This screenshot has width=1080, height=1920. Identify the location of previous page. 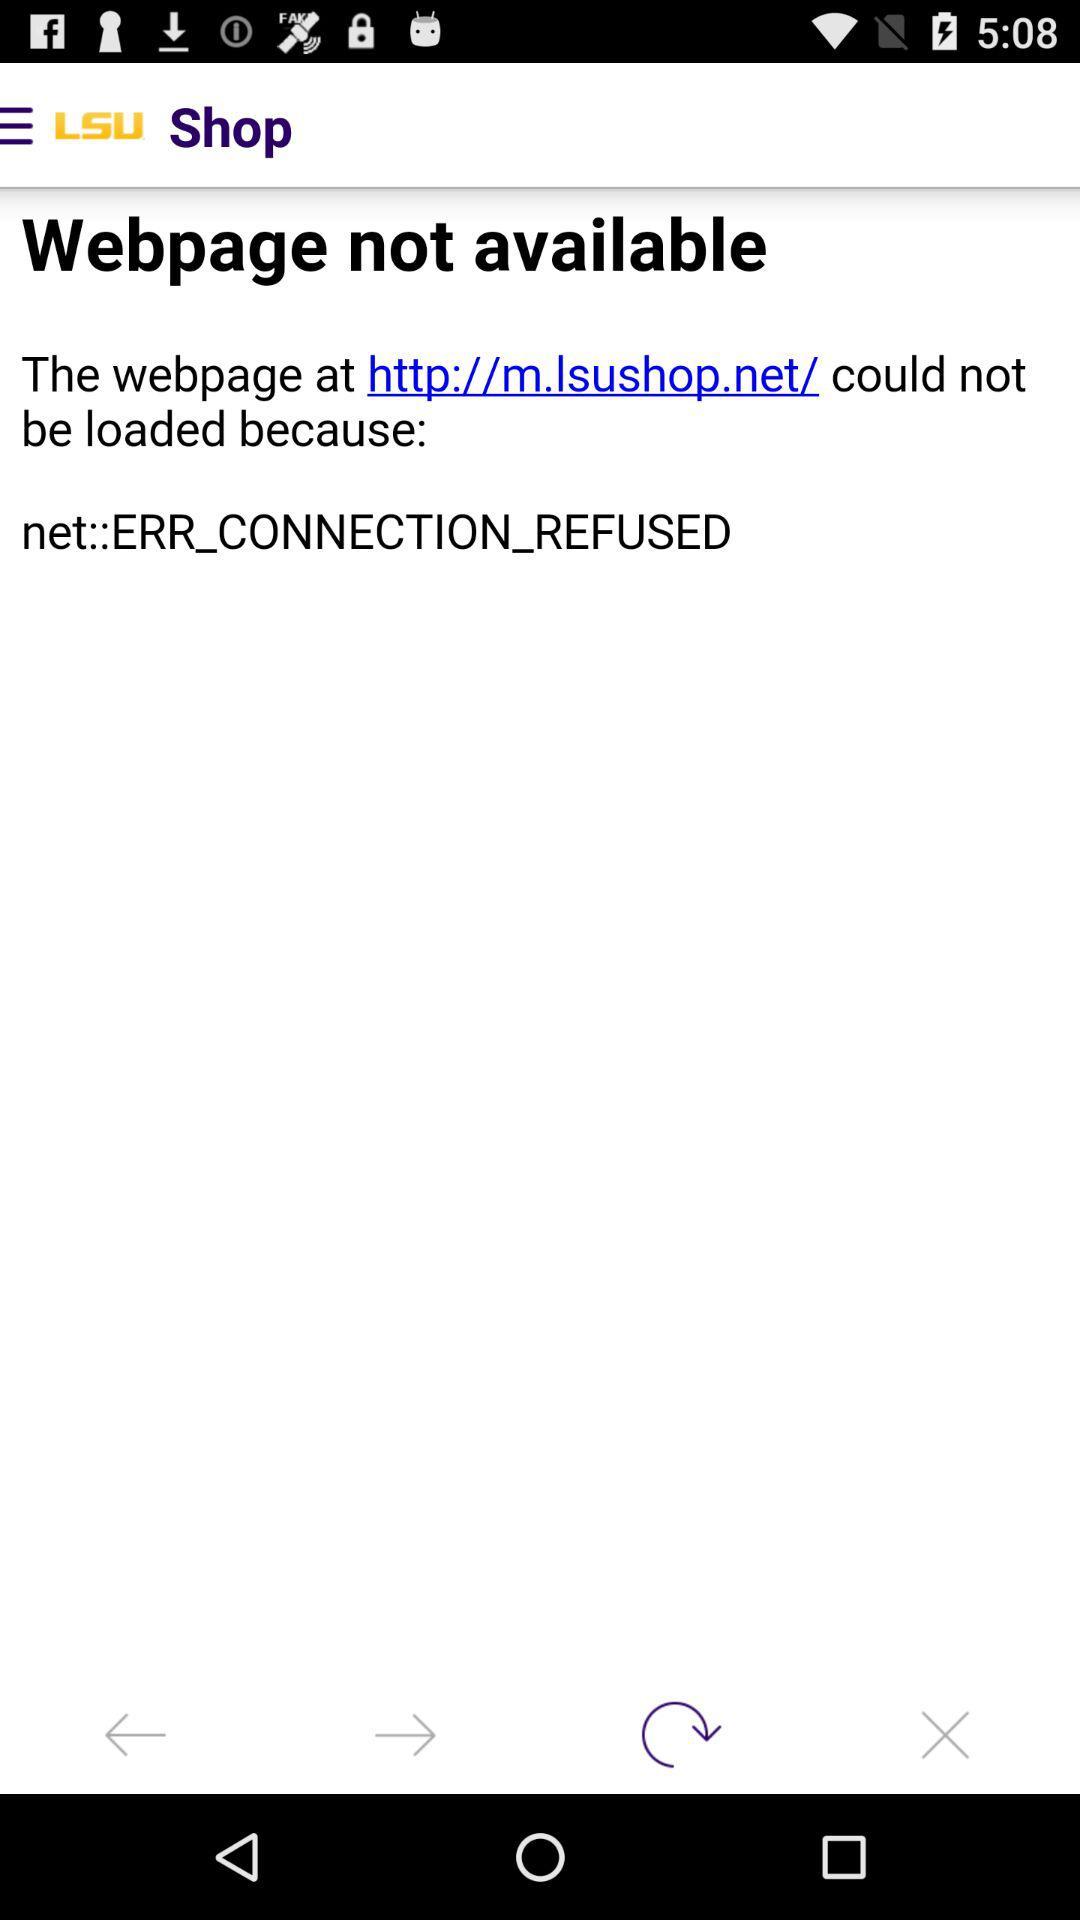
(405, 1733).